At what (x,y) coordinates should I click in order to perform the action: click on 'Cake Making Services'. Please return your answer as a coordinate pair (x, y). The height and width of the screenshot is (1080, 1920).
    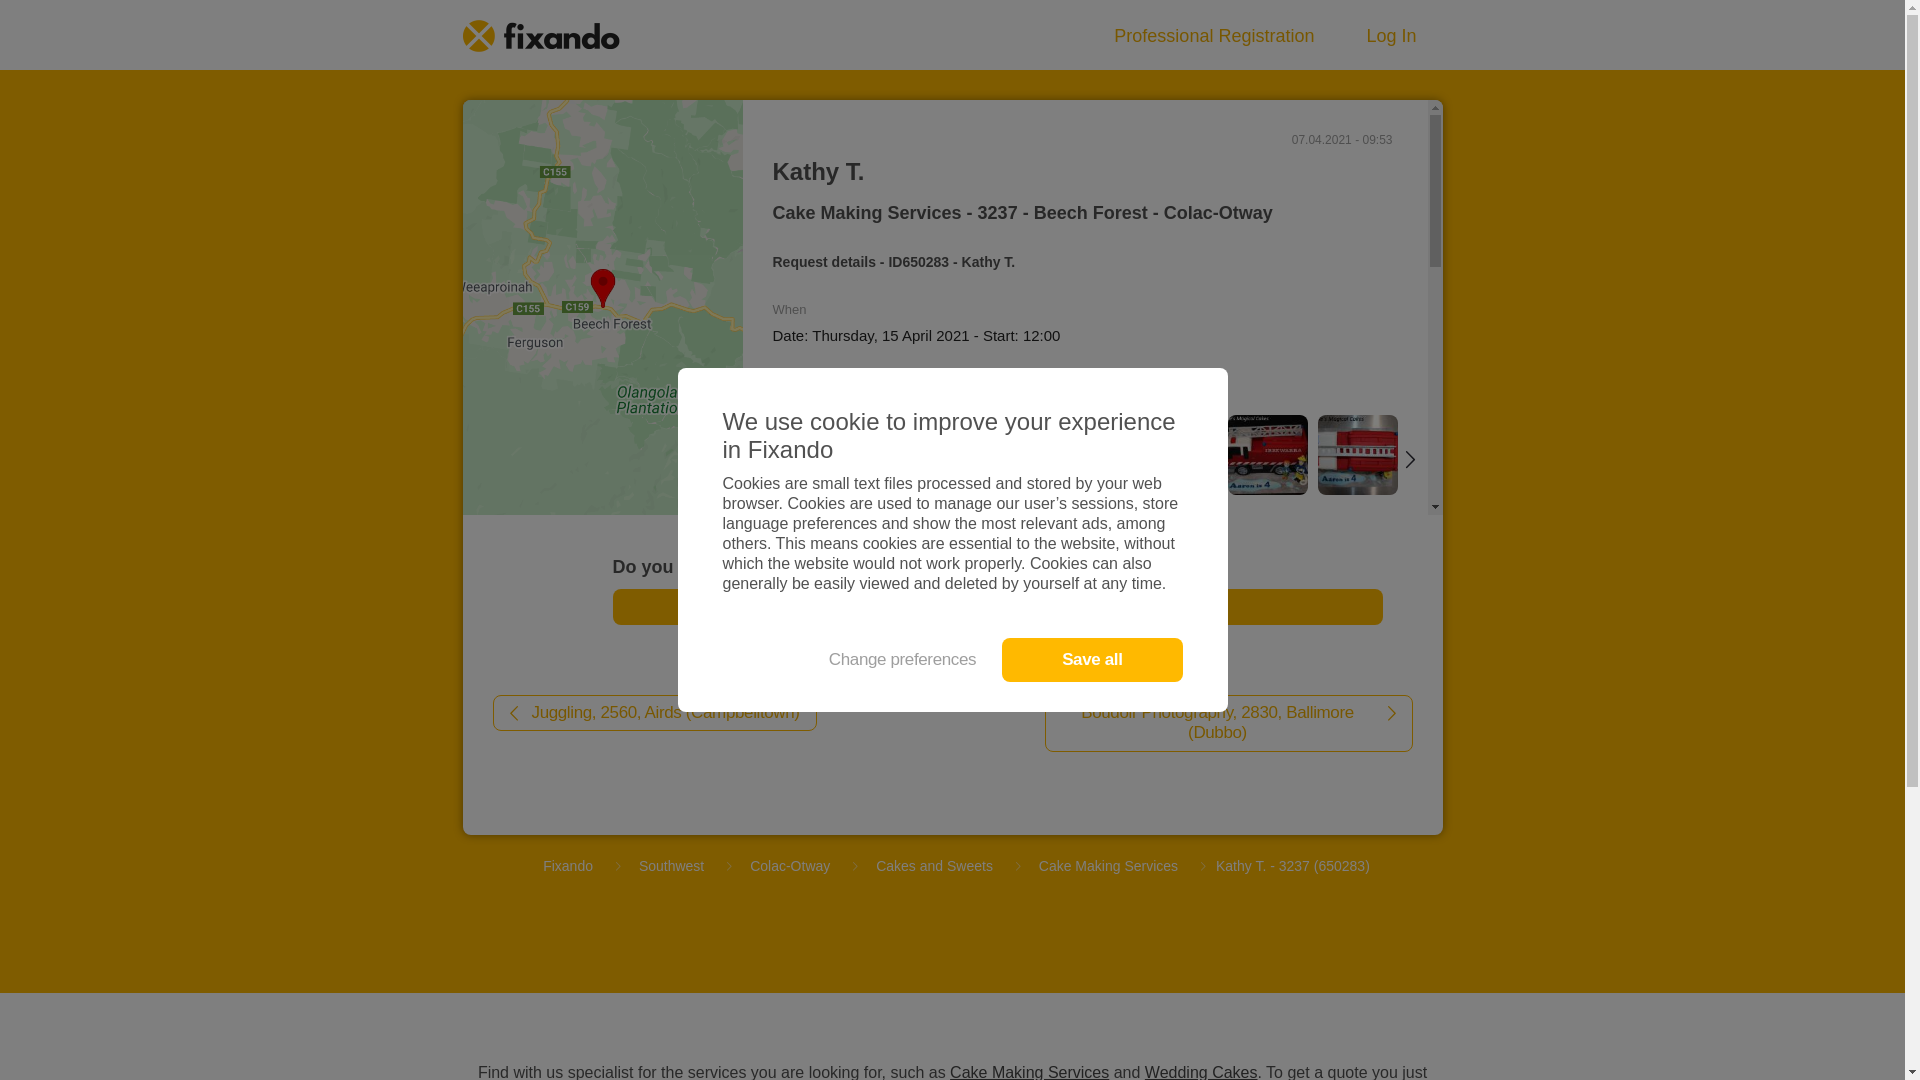
    Looking at the image, I should click on (1031, 865).